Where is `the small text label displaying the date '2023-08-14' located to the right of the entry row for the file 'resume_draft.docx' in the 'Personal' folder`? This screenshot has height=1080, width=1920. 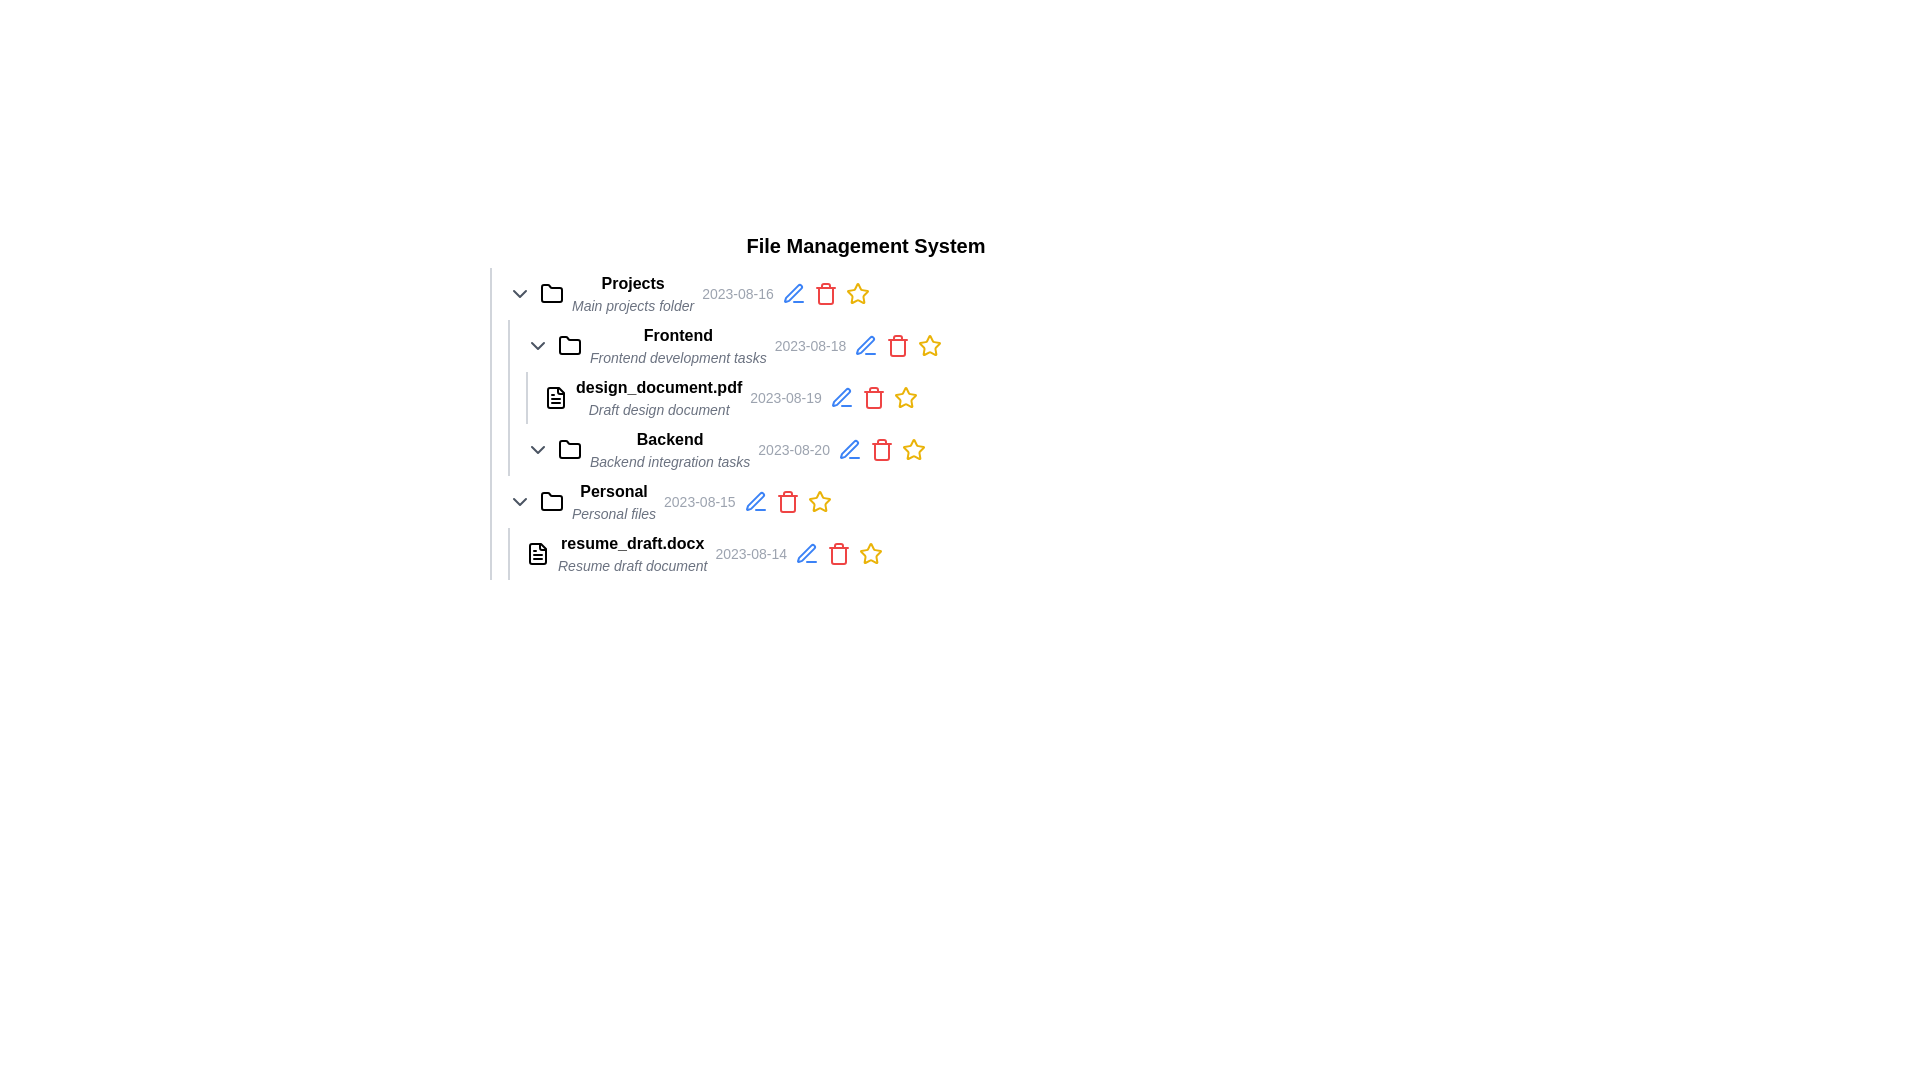 the small text label displaying the date '2023-08-14' located to the right of the entry row for the file 'resume_draft.docx' in the 'Personal' folder is located at coordinates (750, 554).